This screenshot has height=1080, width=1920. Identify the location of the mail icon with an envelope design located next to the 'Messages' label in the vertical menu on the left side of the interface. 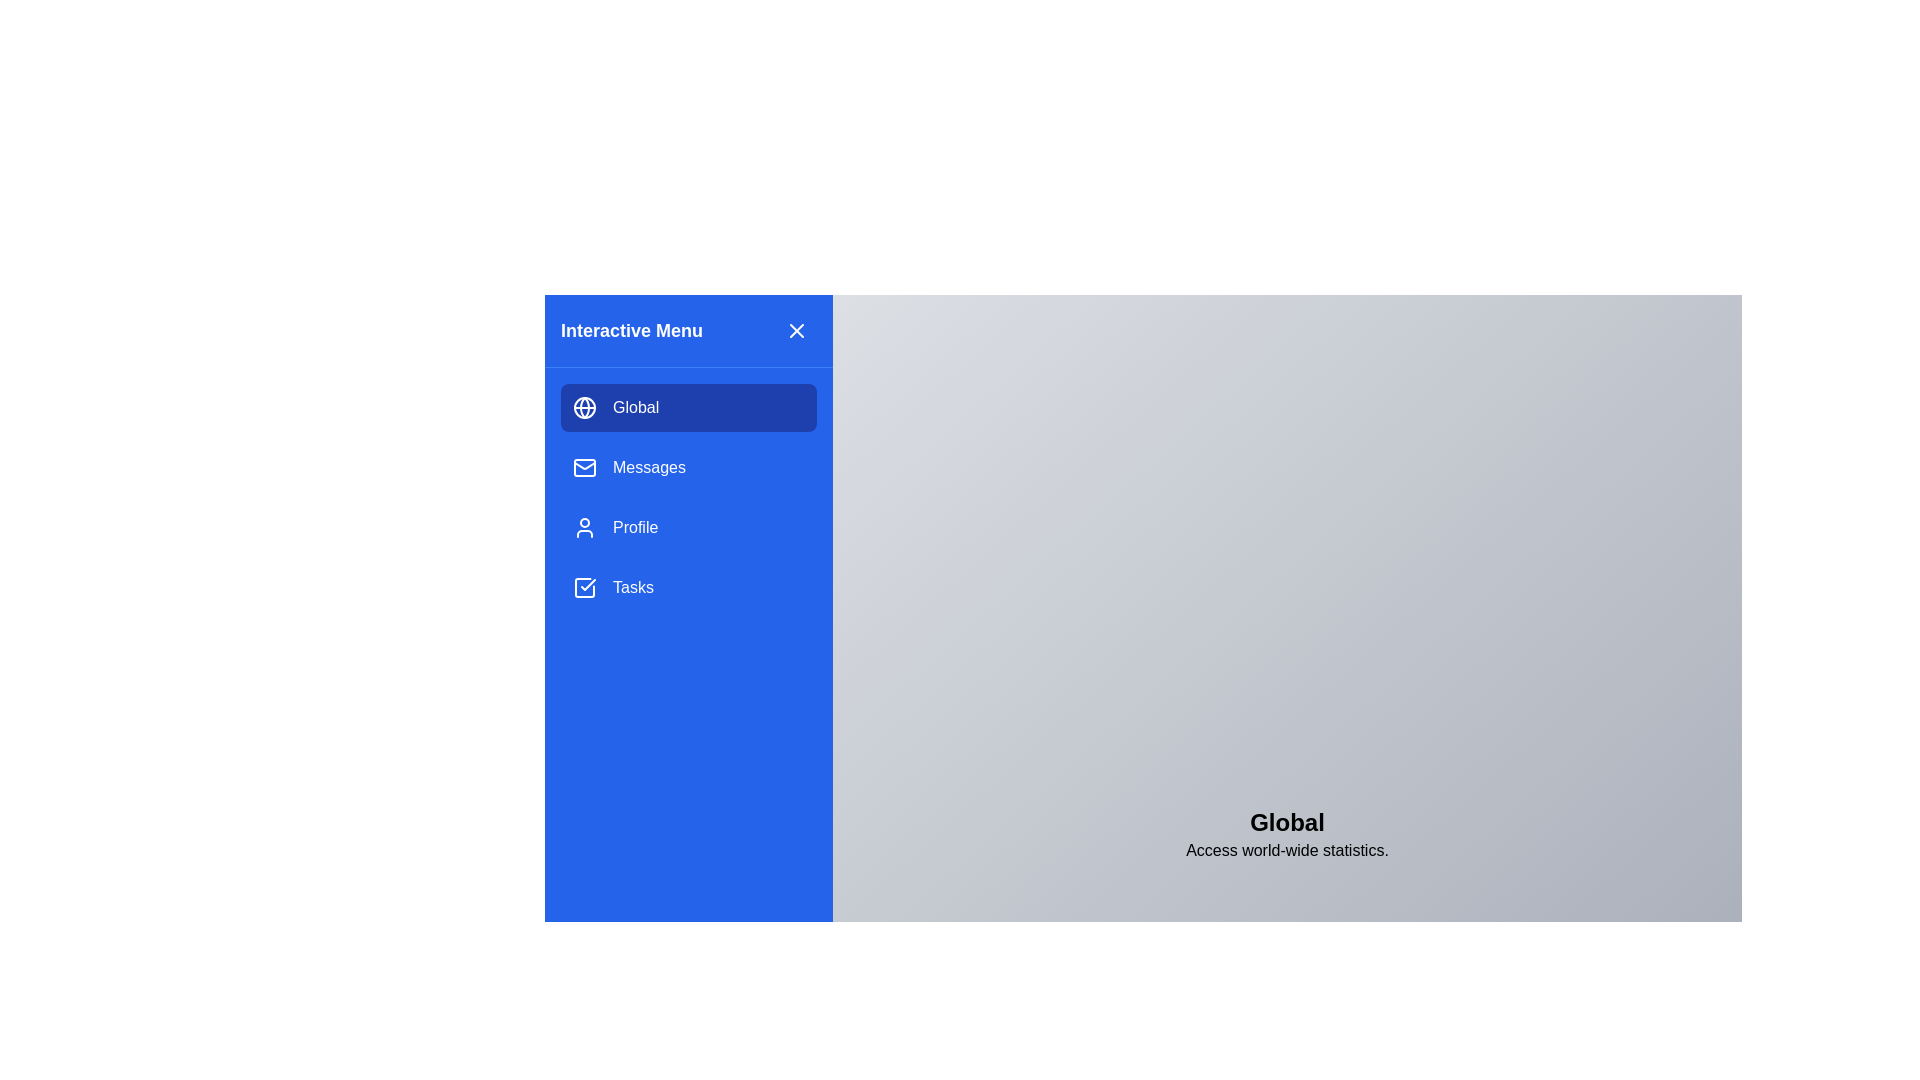
(584, 467).